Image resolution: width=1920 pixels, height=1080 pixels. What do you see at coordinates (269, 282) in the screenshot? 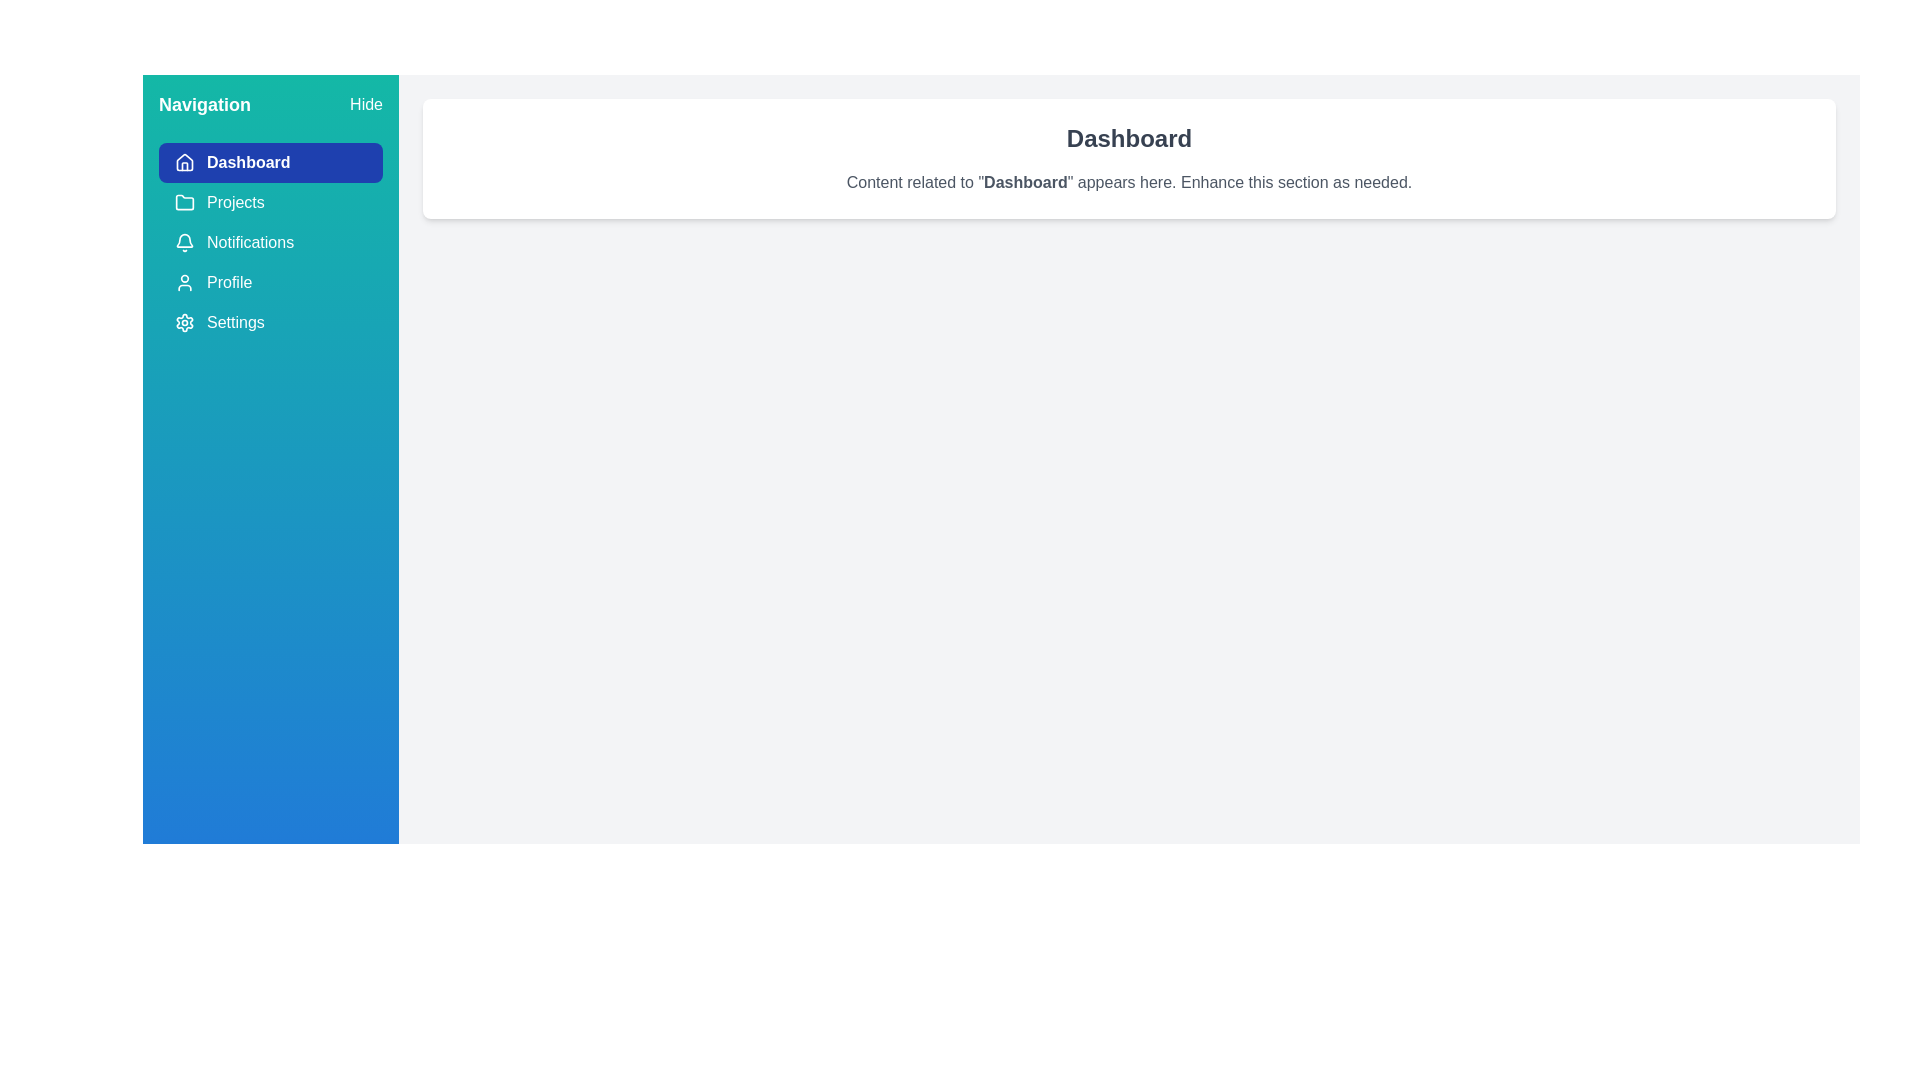
I see `the menu item Profile from the drawer` at bounding box center [269, 282].